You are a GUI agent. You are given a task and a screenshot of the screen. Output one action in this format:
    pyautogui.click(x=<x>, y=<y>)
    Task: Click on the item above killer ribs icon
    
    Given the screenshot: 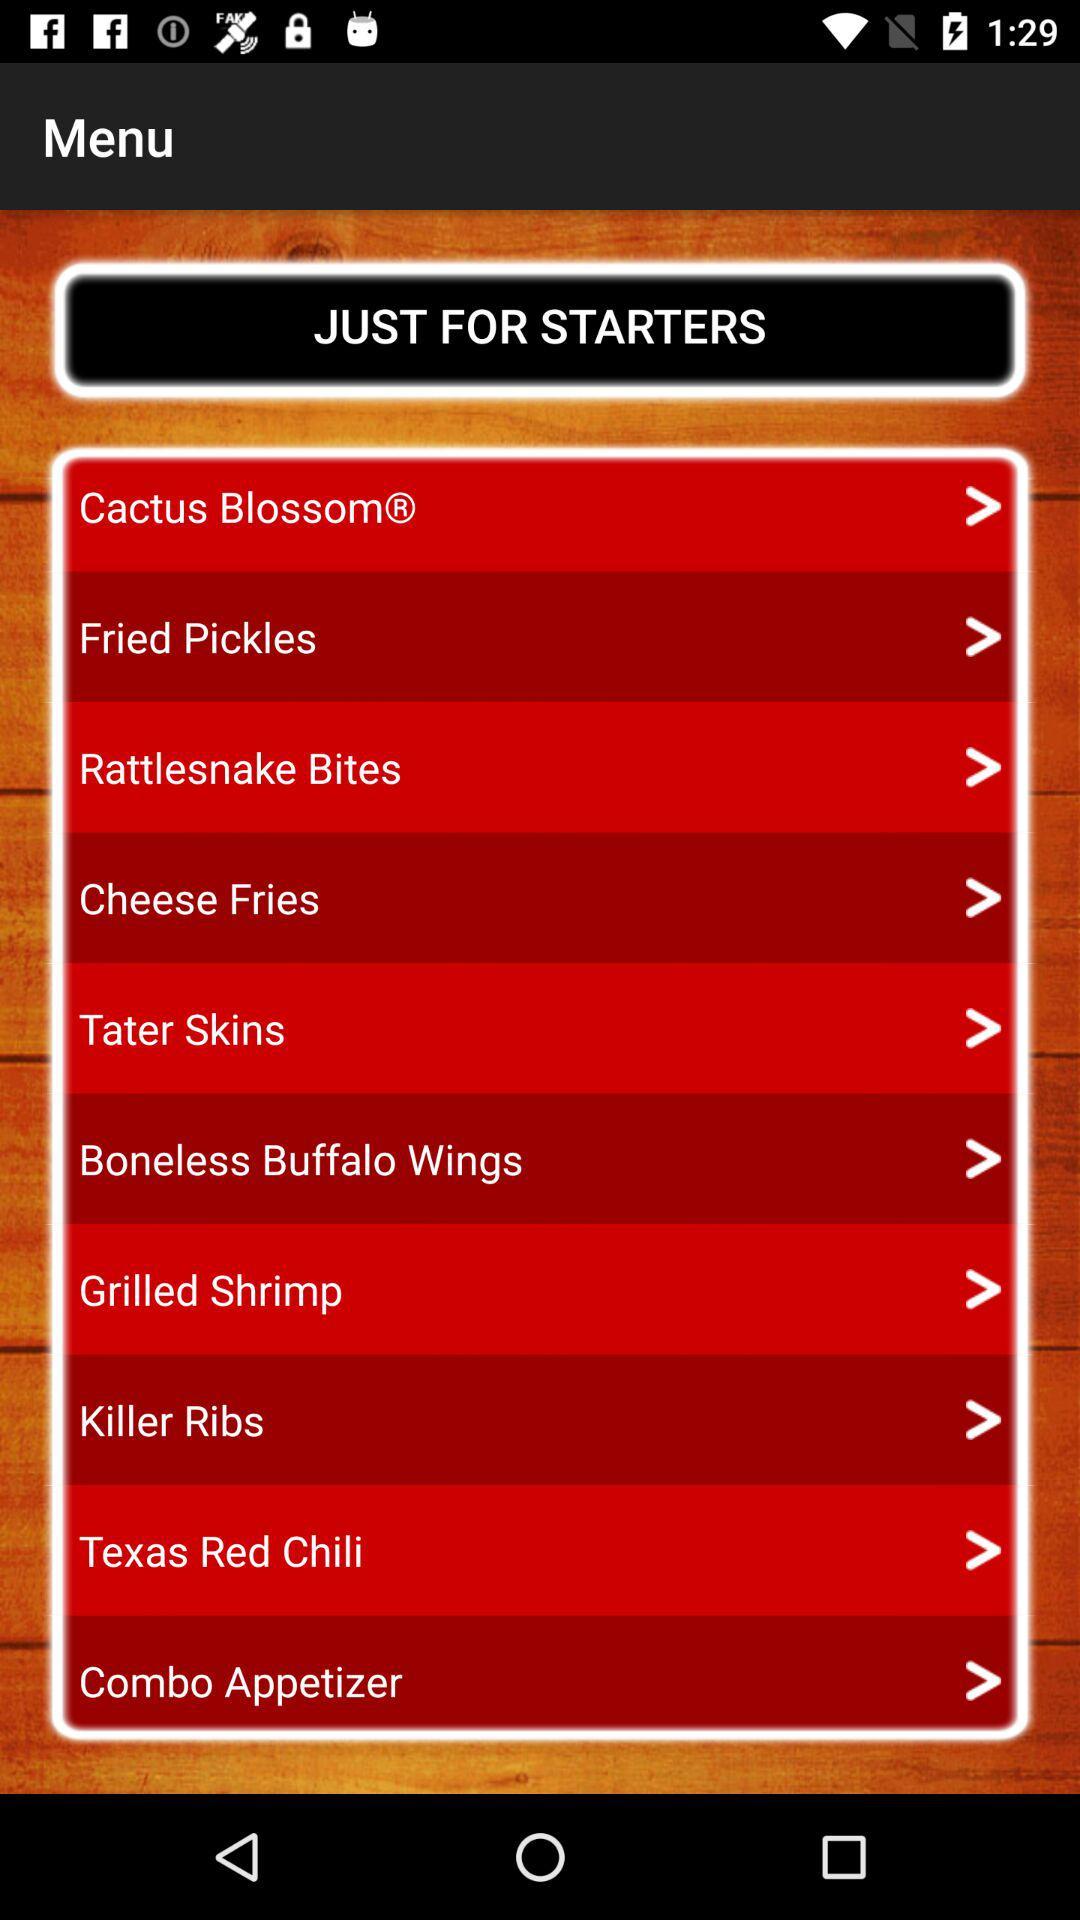 What is the action you would take?
    pyautogui.click(x=192, y=1289)
    